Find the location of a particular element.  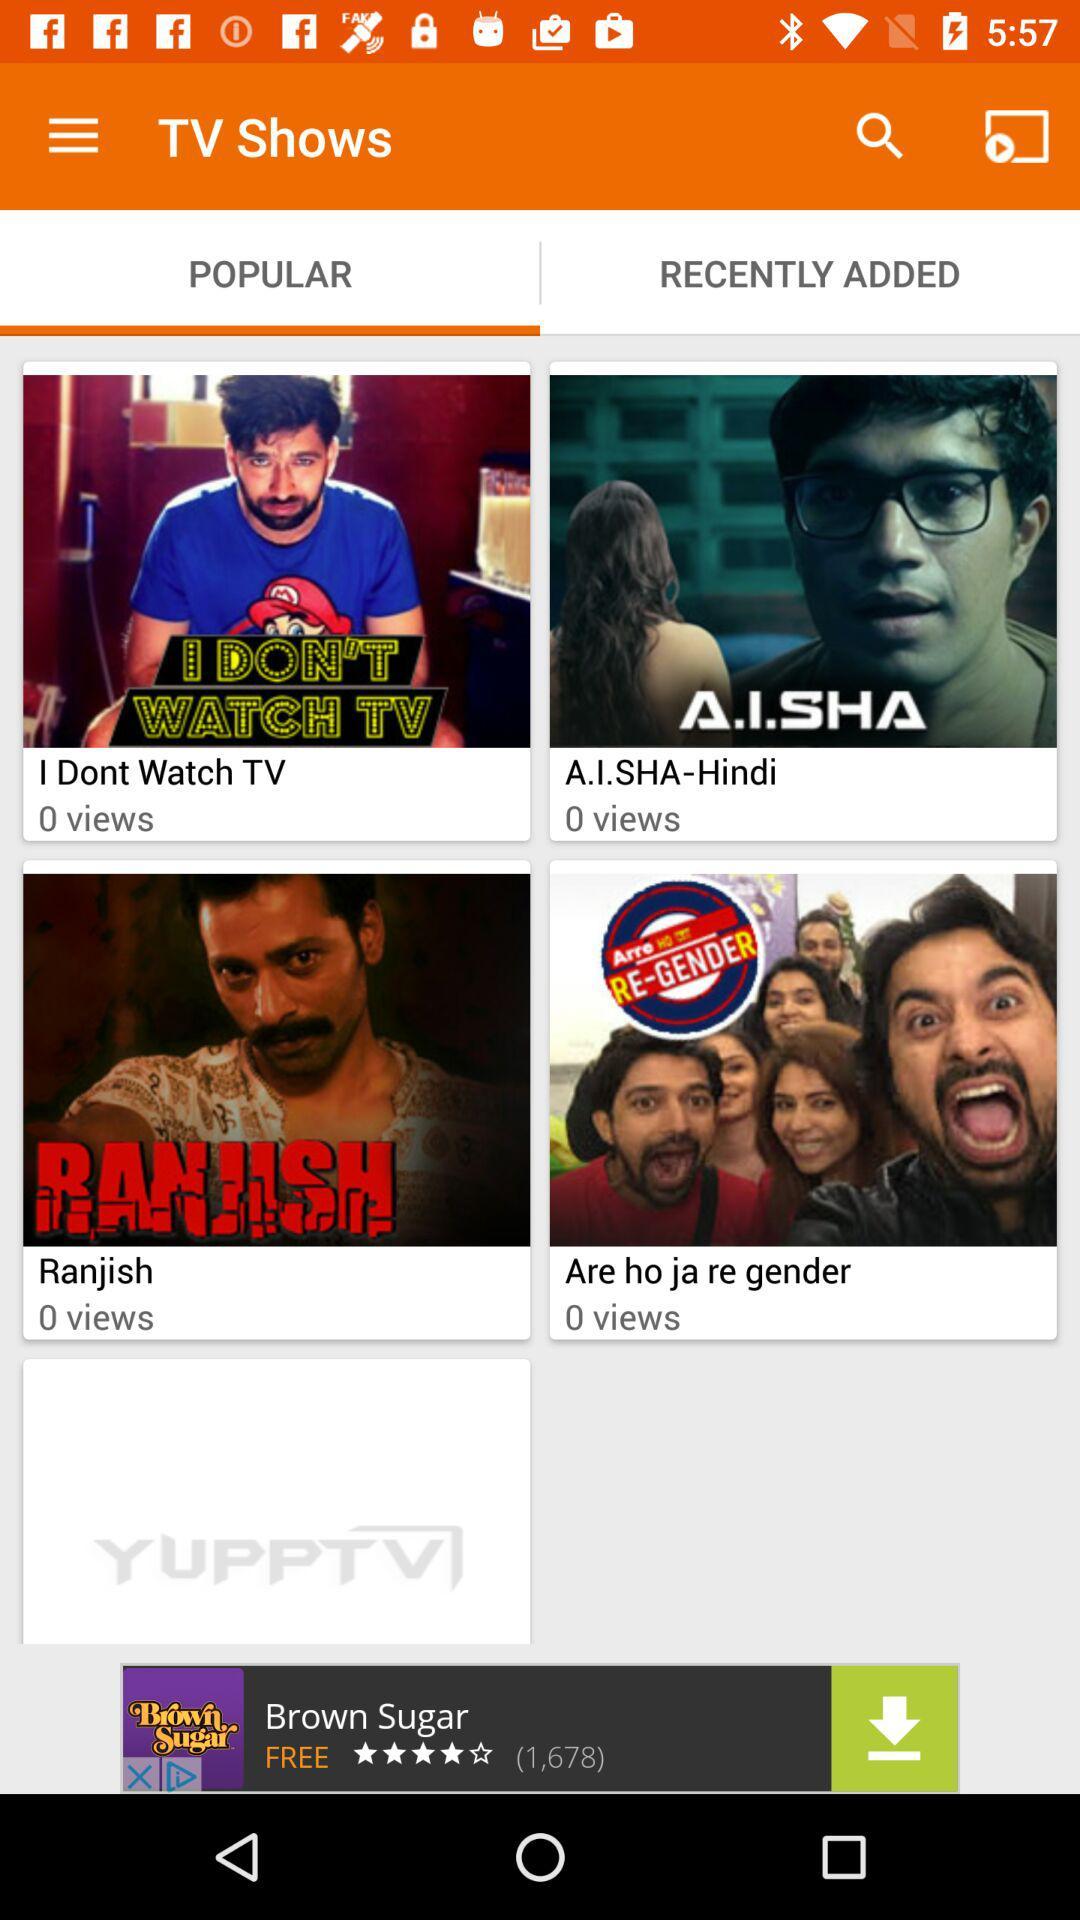

the add image is located at coordinates (540, 1727).